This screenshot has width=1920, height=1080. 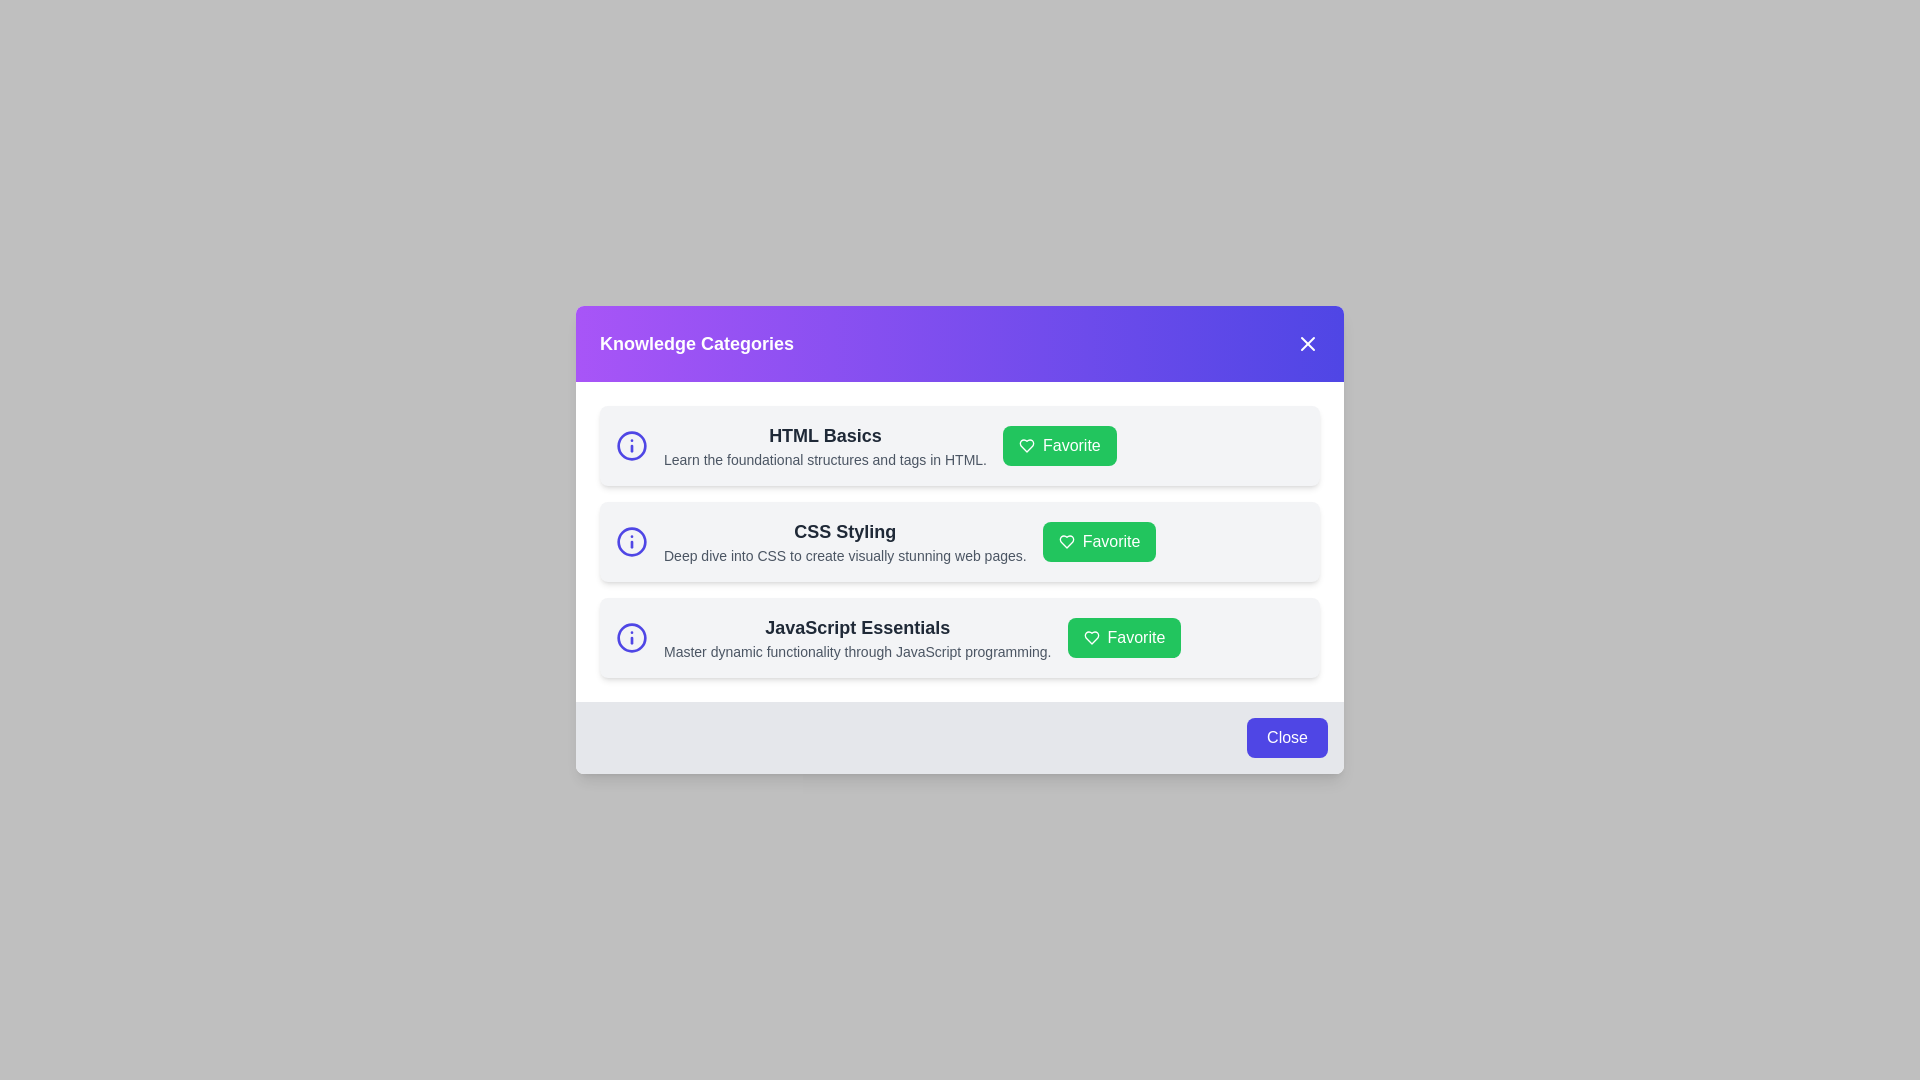 I want to click on the text element that reads 'Deep dive into CSS to create visually stunning web pages.', which is styled in a smaller gray font and located below the heading 'CSS Styling' and above a green 'Favorite' button, so click(x=845, y=555).